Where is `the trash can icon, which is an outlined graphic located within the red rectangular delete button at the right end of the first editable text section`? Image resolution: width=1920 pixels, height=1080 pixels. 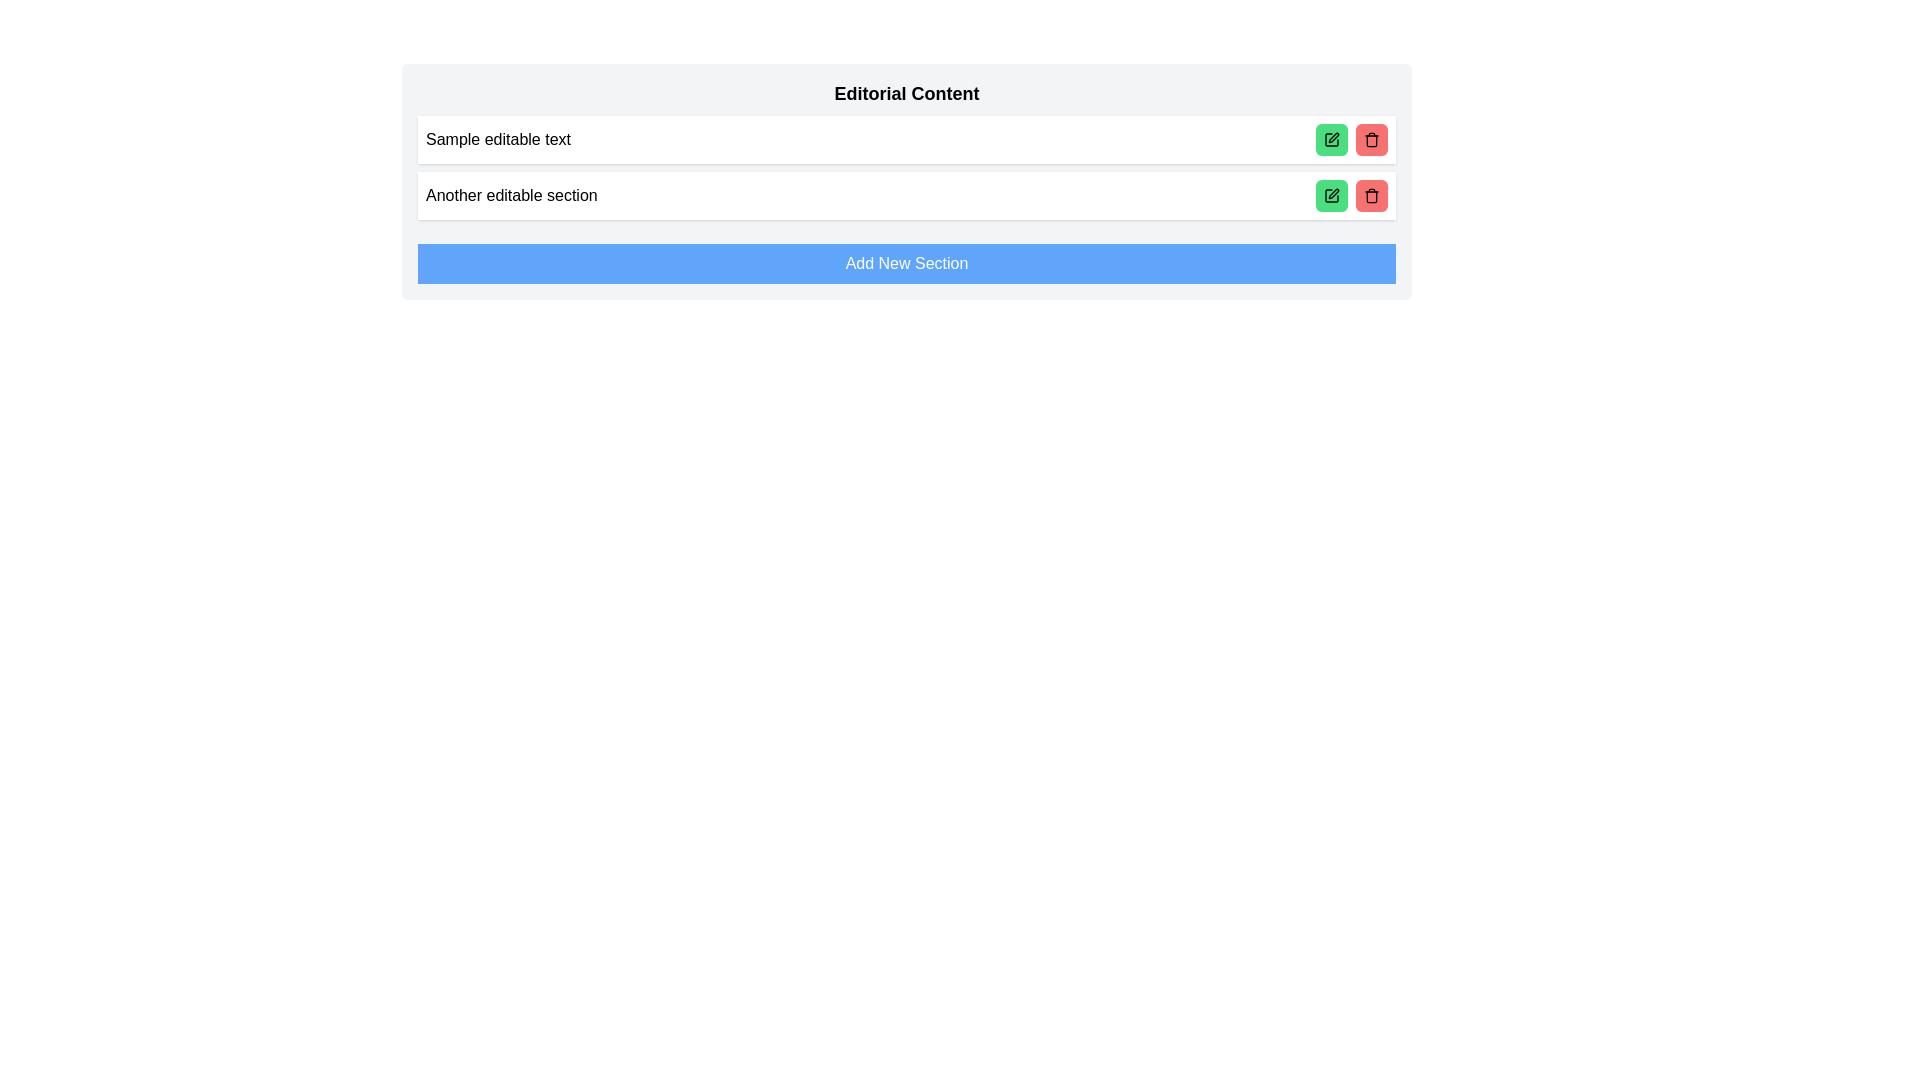
the trash can icon, which is an outlined graphic located within the red rectangular delete button at the right end of the first editable text section is located at coordinates (1371, 196).